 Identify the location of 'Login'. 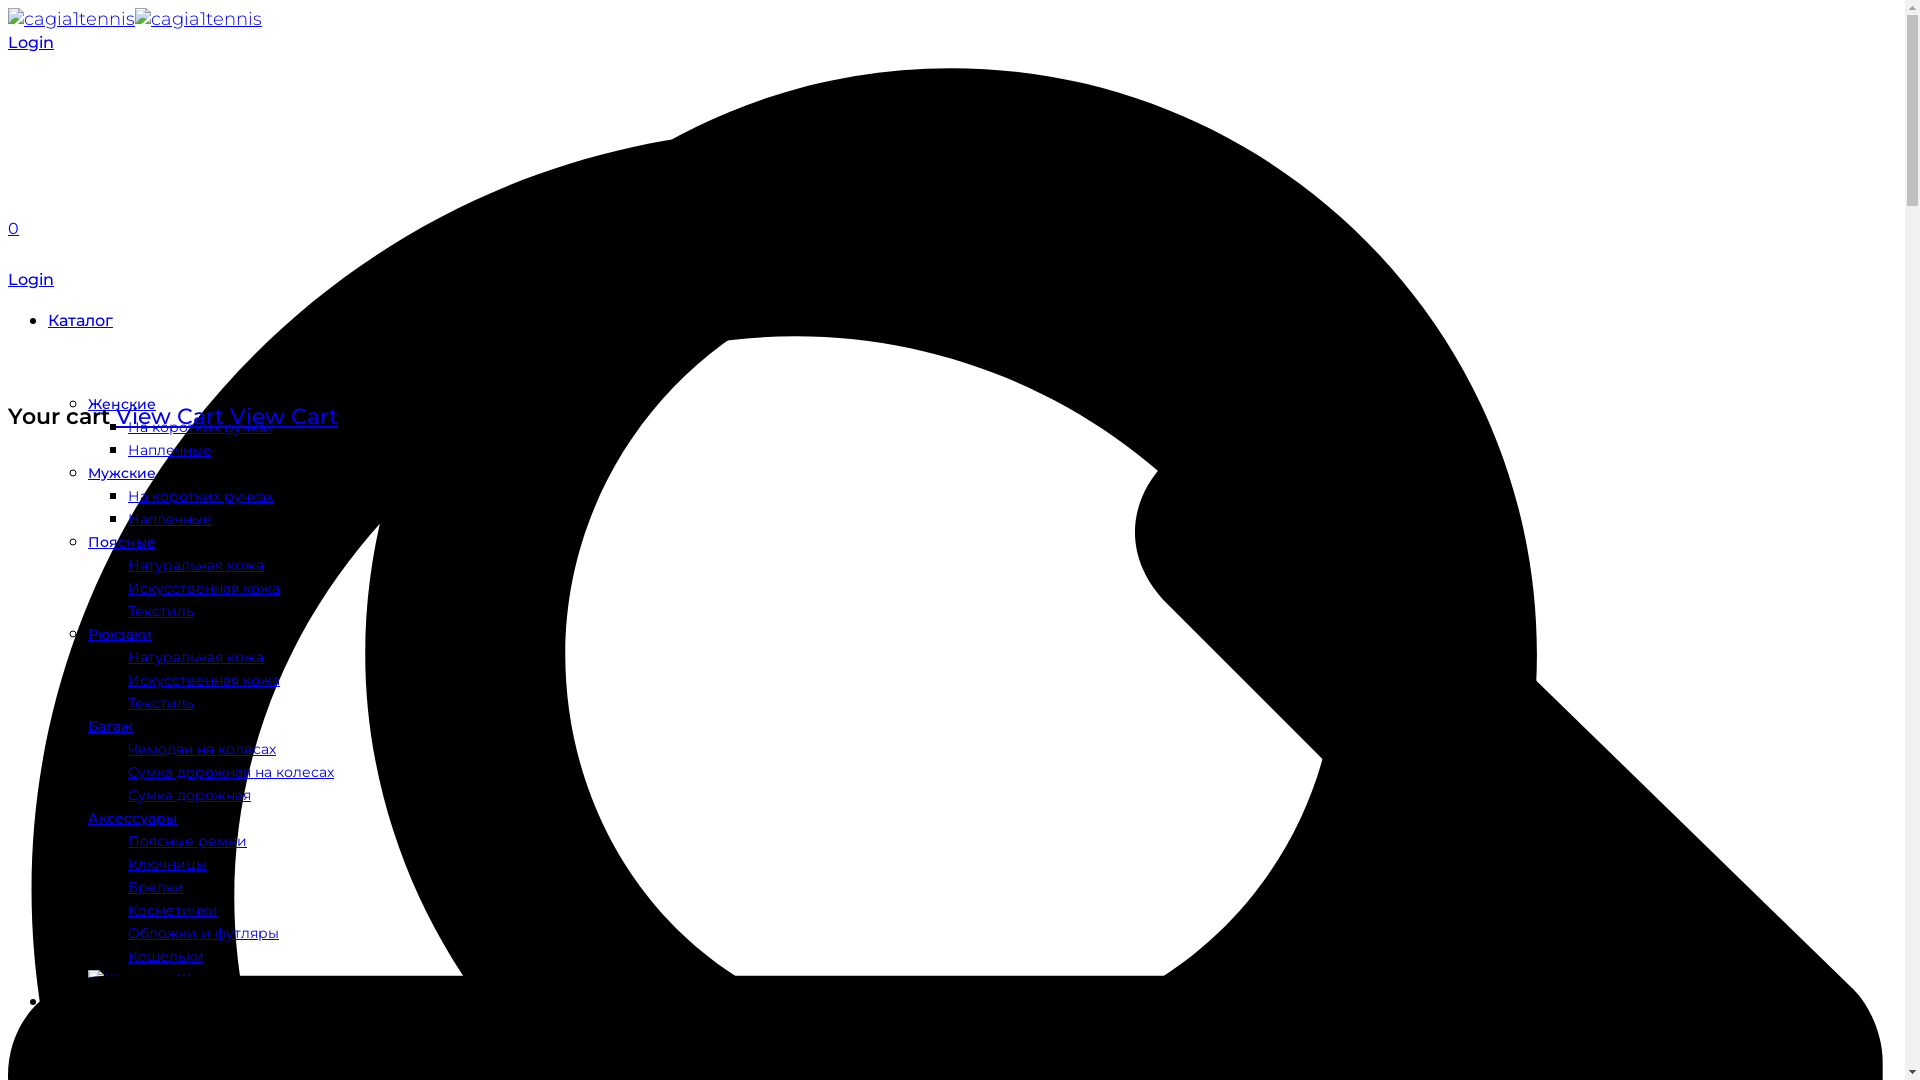
(30, 279).